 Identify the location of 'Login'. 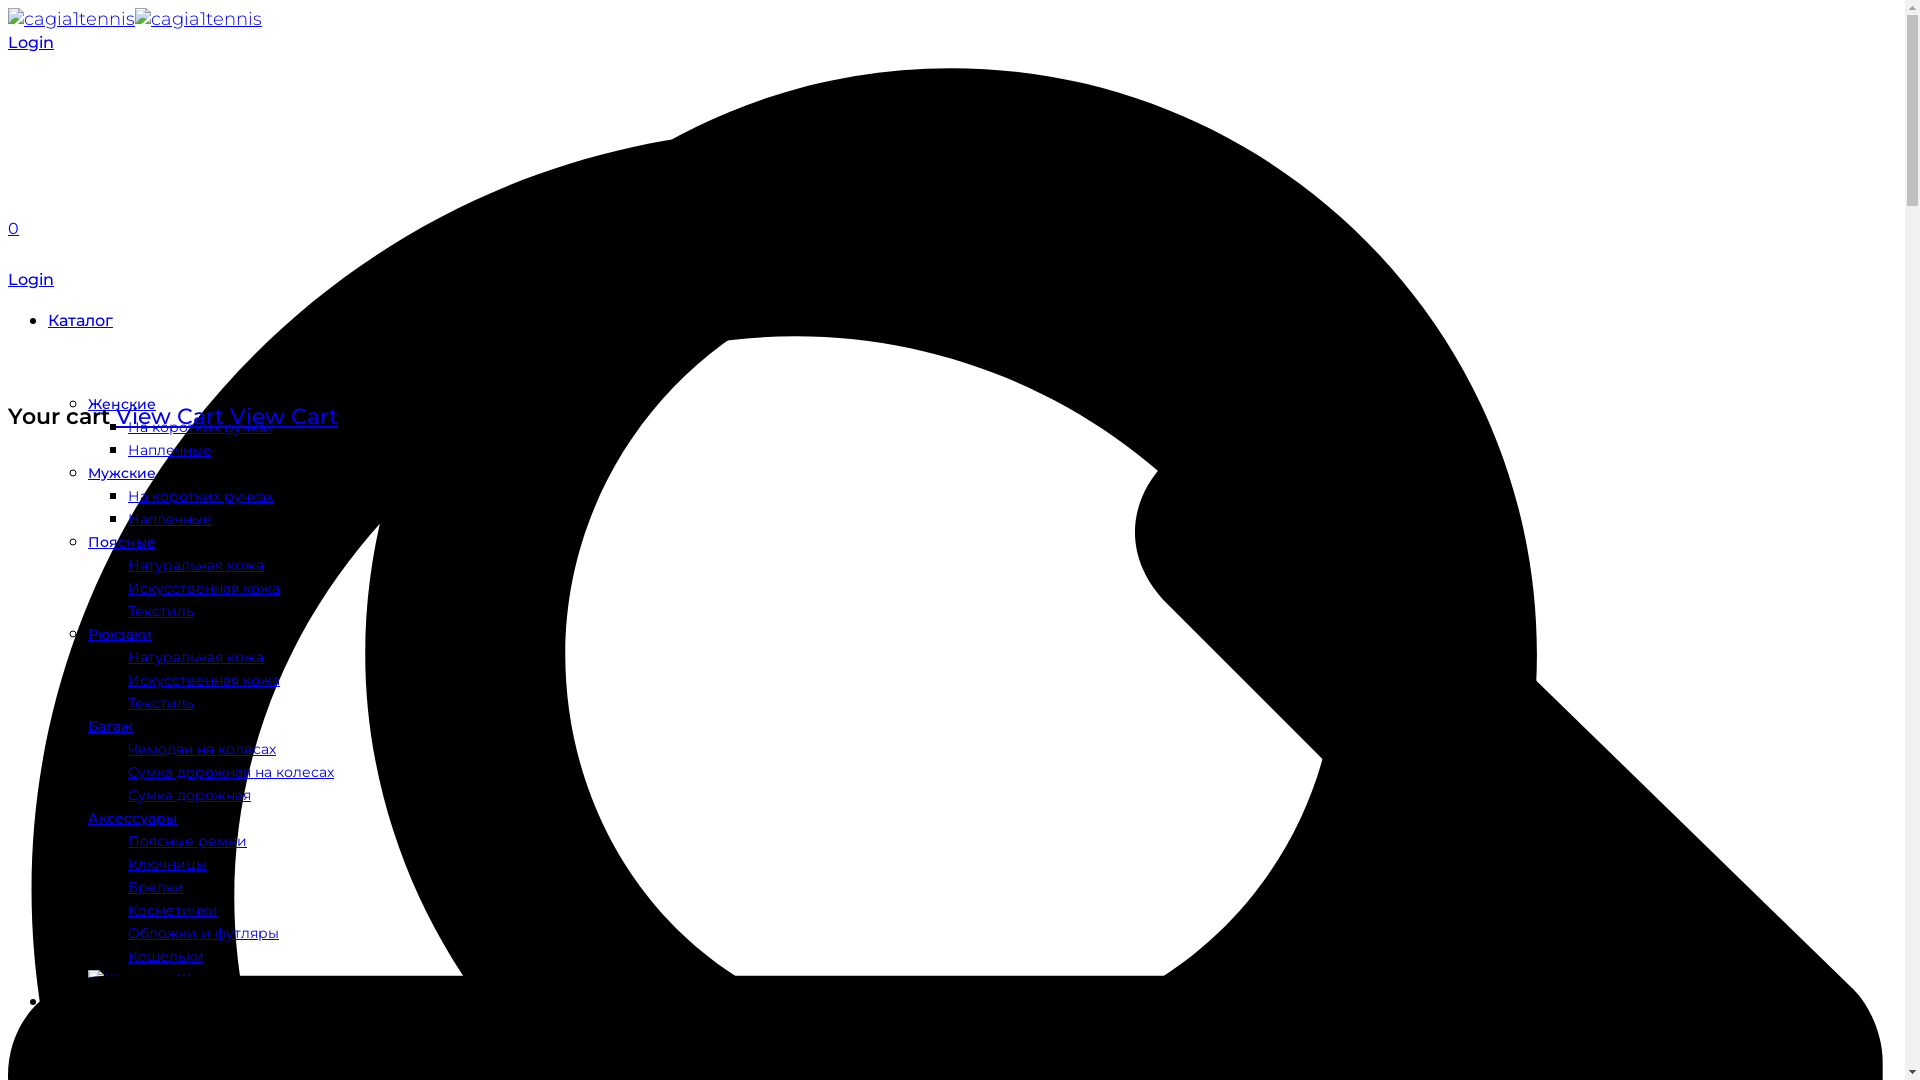
(30, 279).